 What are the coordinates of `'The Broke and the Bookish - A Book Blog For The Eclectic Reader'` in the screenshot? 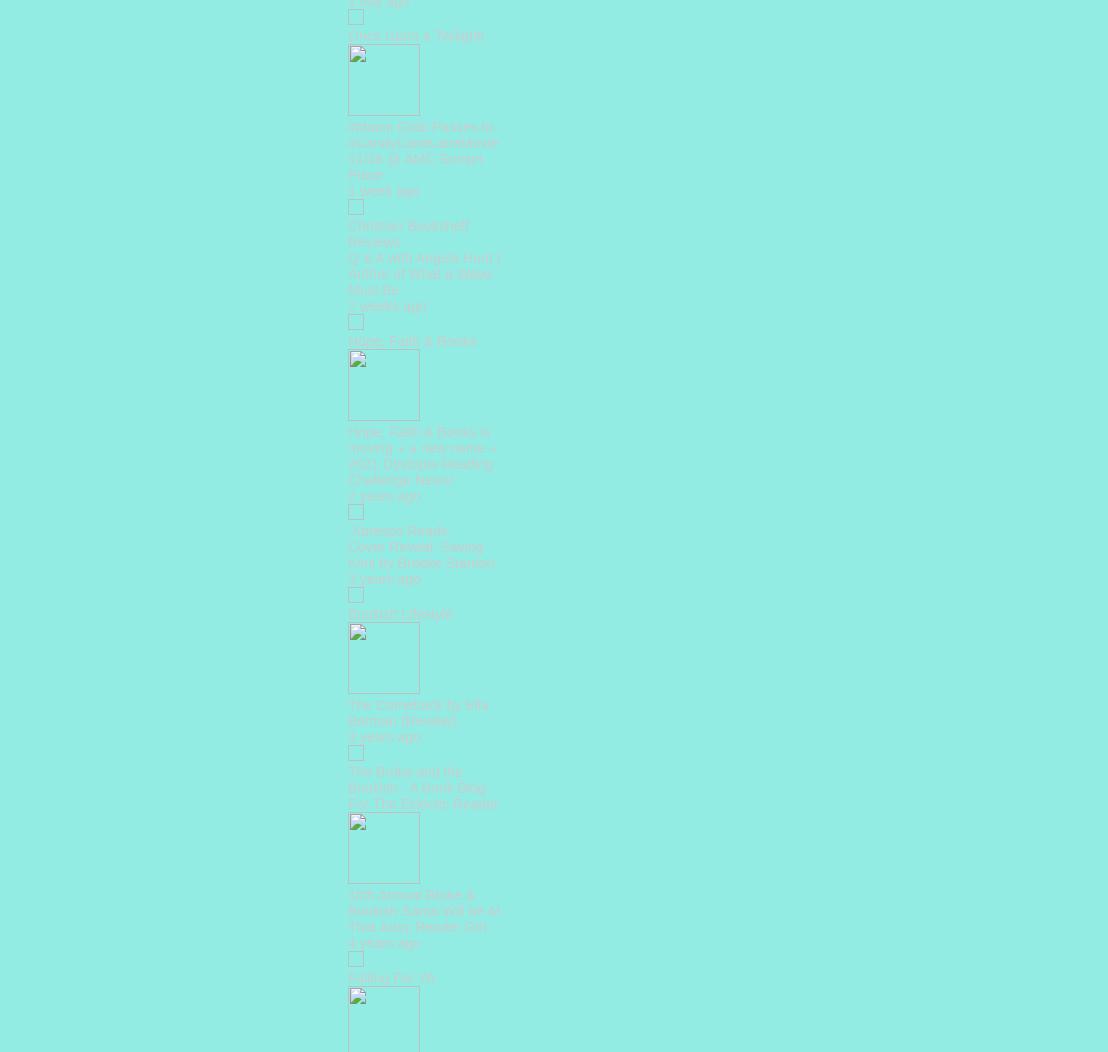 It's located at (422, 786).